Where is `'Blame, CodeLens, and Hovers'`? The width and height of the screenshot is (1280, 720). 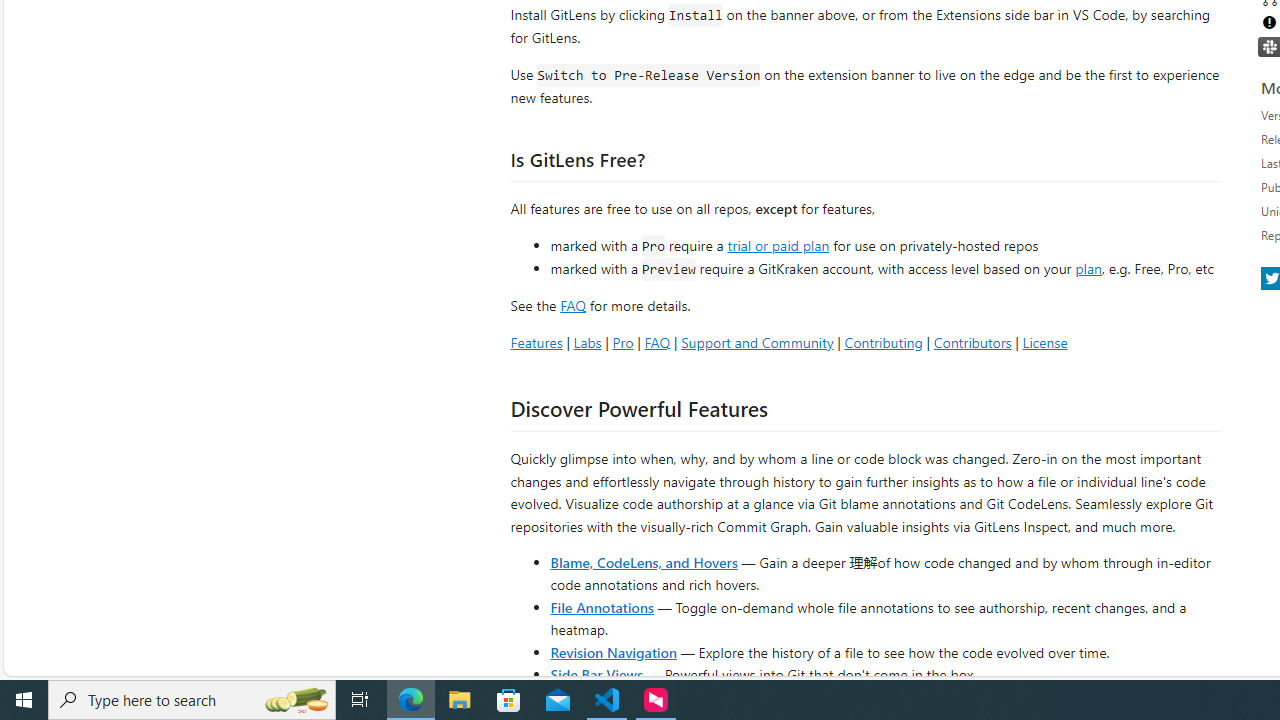
'Blame, CodeLens, and Hovers' is located at coordinates (644, 561).